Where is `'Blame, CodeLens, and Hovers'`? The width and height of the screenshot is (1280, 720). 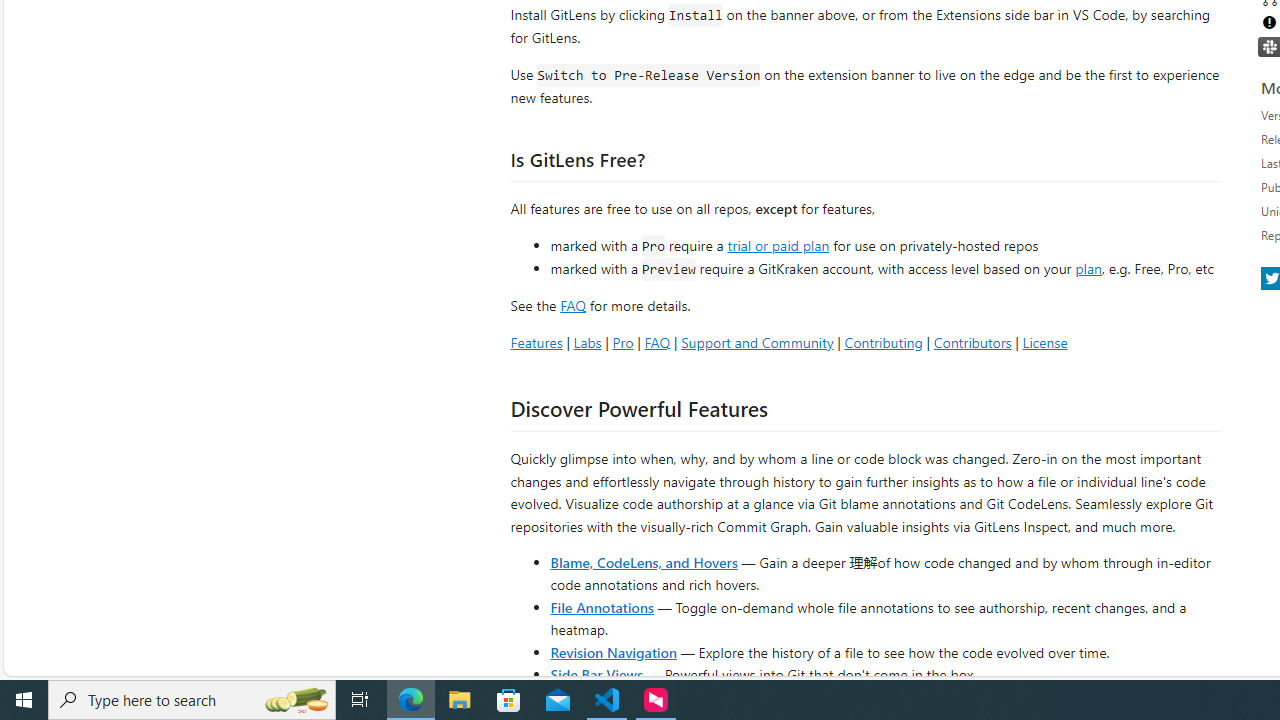
'Blame, CodeLens, and Hovers' is located at coordinates (644, 561).